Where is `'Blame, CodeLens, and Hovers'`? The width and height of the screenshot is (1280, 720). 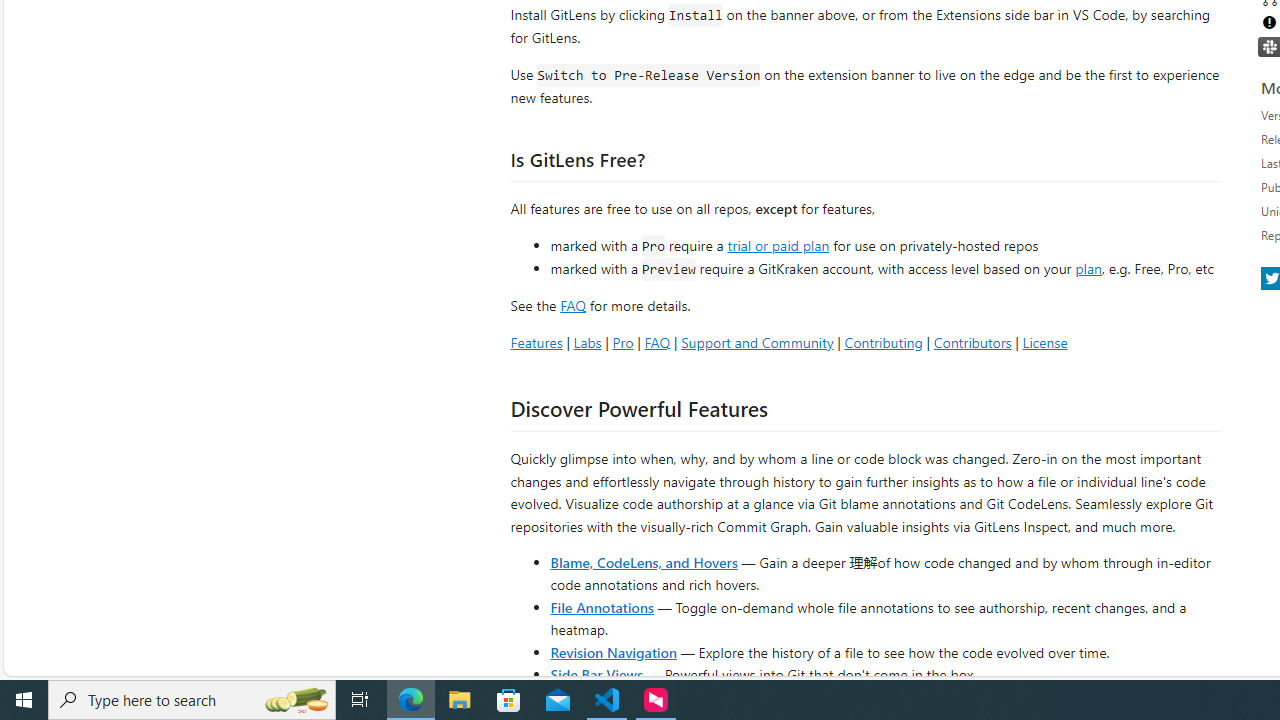
'Blame, CodeLens, and Hovers' is located at coordinates (644, 561).